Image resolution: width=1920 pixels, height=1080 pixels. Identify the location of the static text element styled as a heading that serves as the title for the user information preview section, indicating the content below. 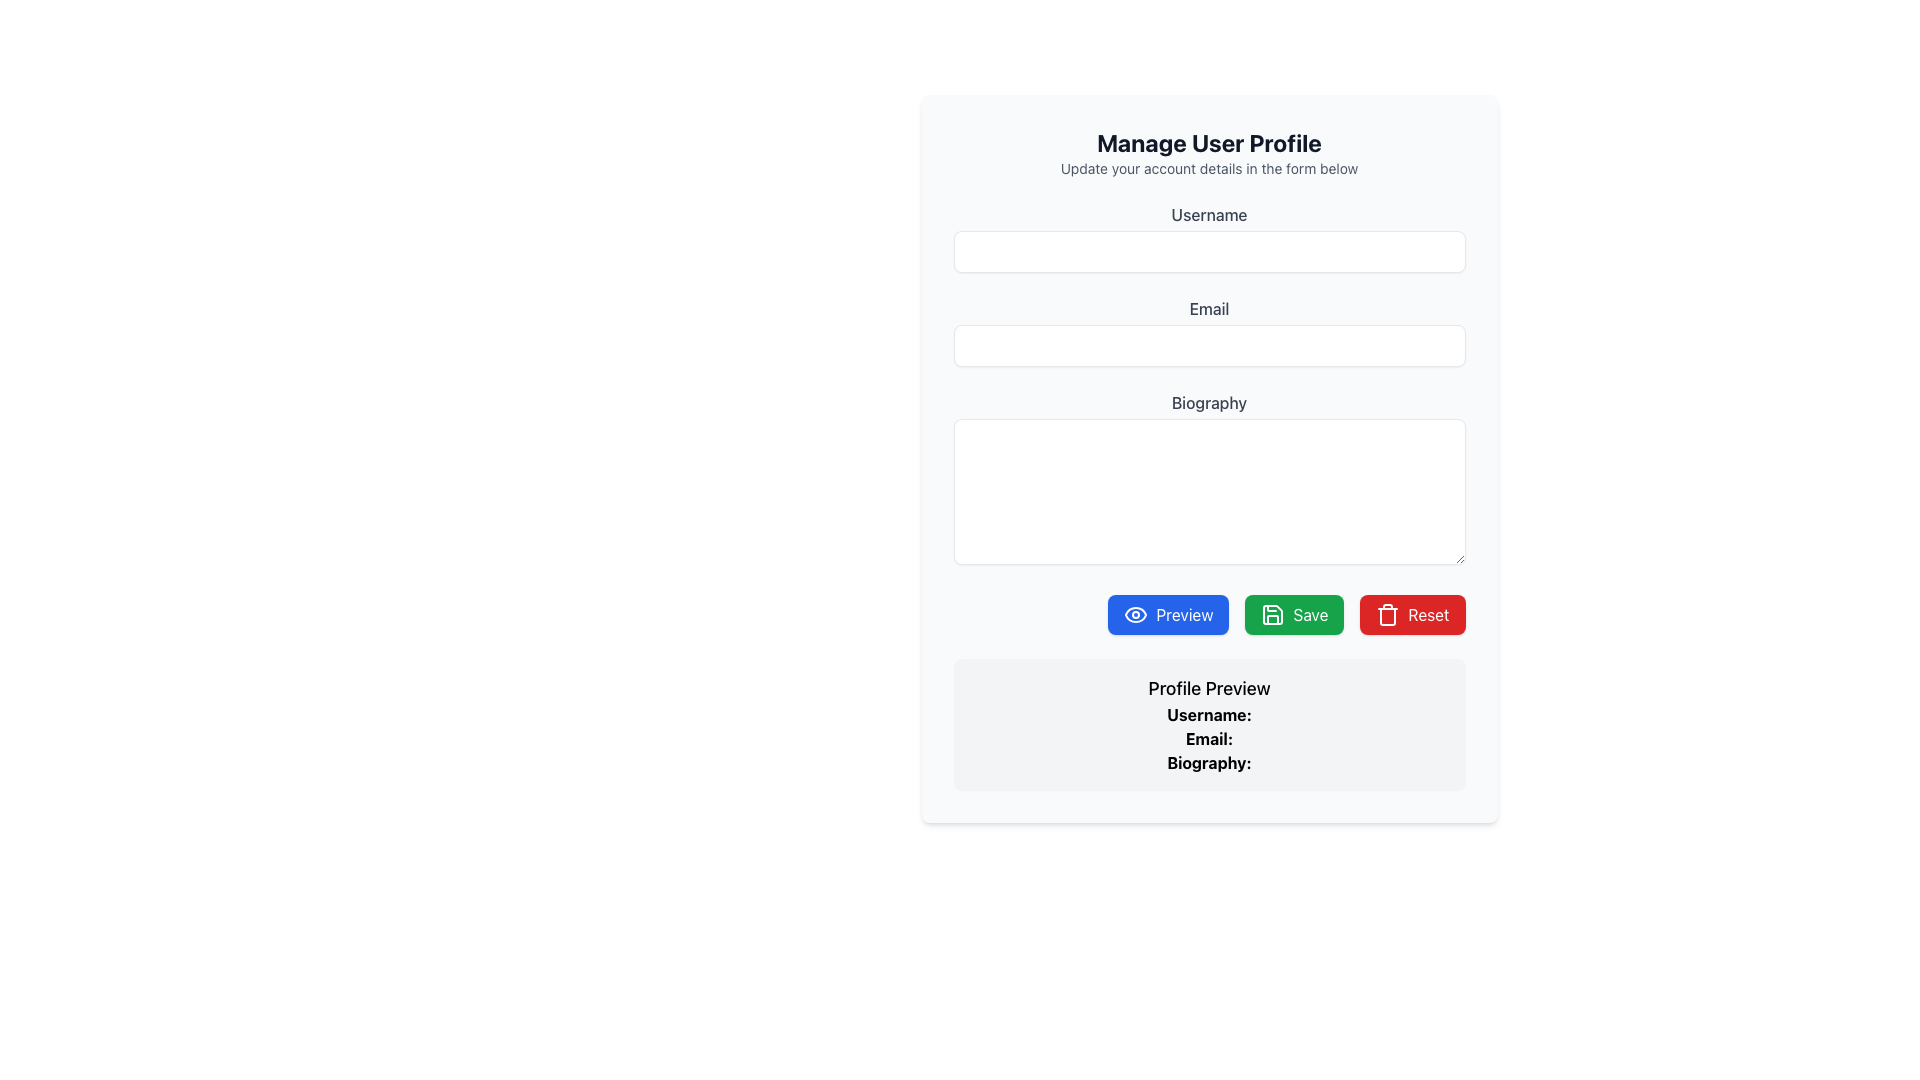
(1208, 688).